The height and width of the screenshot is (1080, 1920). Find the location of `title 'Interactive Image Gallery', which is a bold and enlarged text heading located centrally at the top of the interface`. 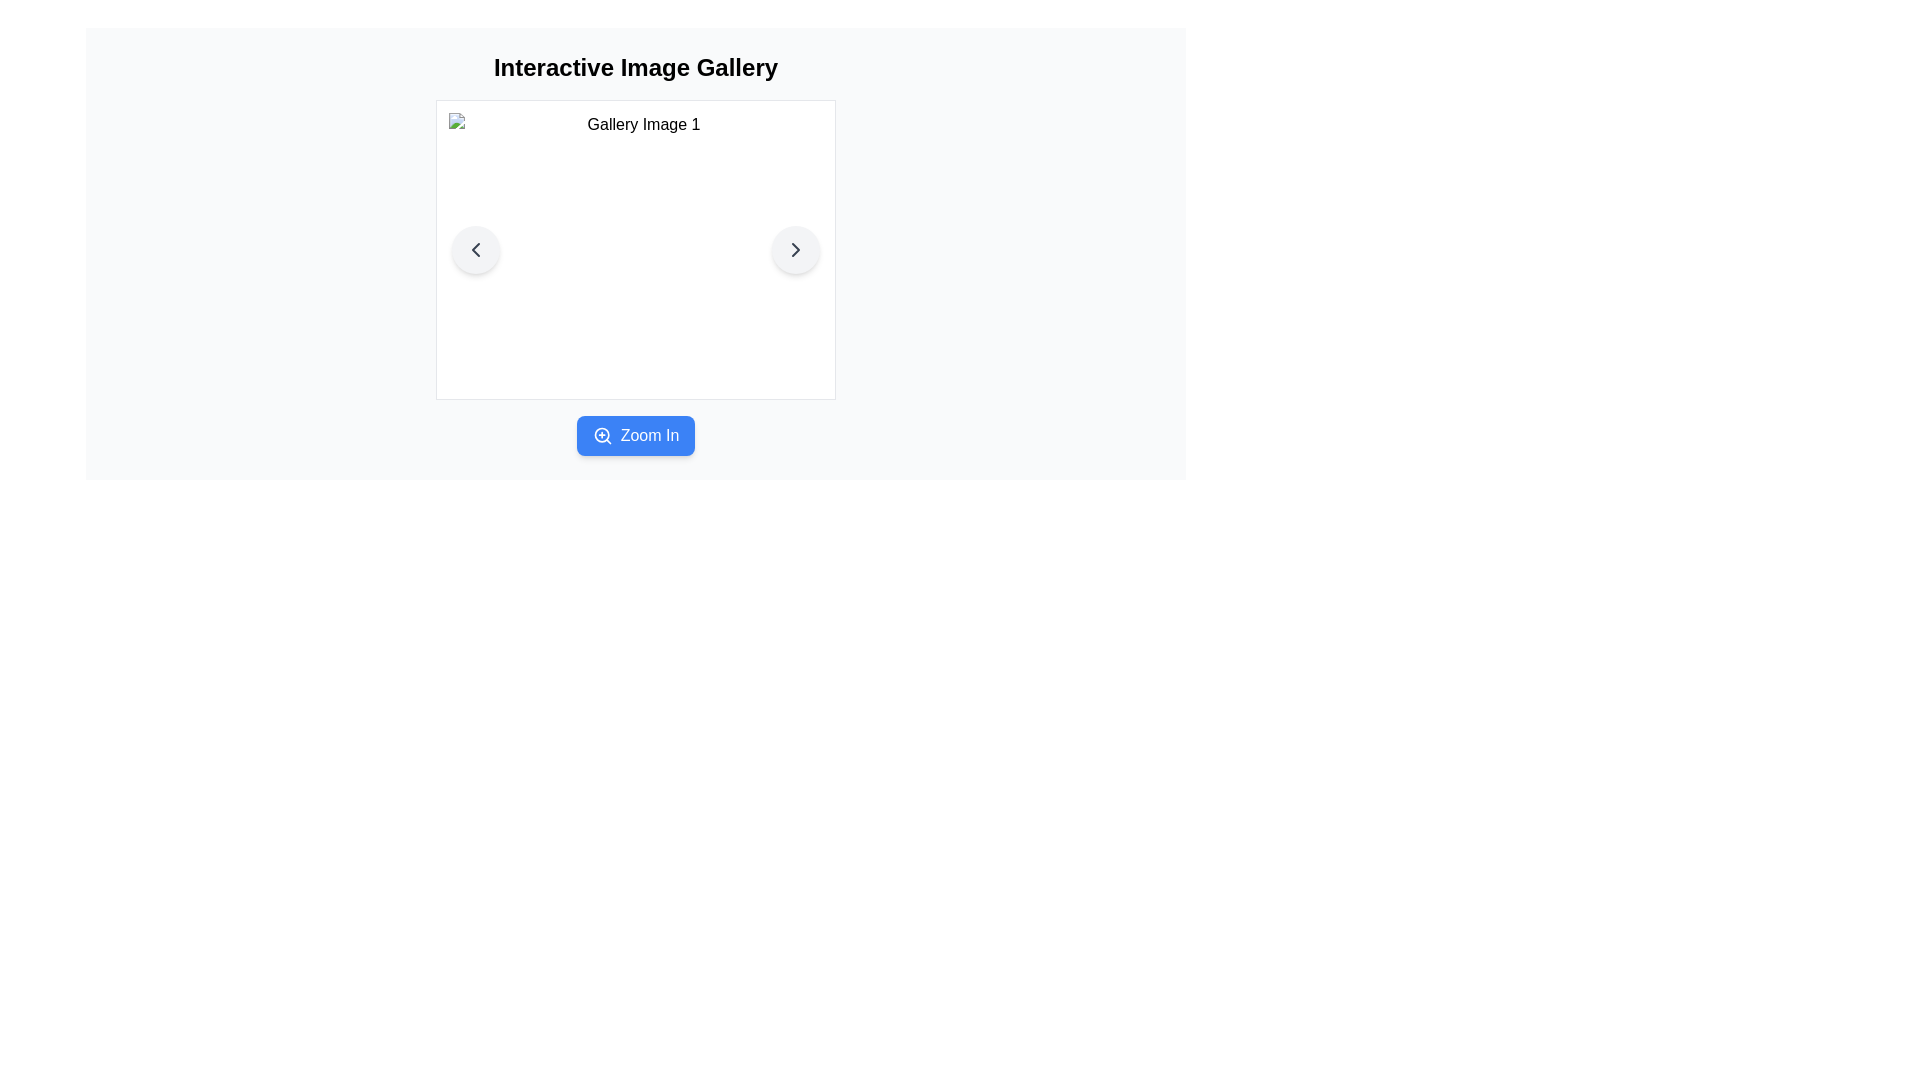

title 'Interactive Image Gallery', which is a bold and enlarged text heading located centrally at the top of the interface is located at coordinates (634, 67).